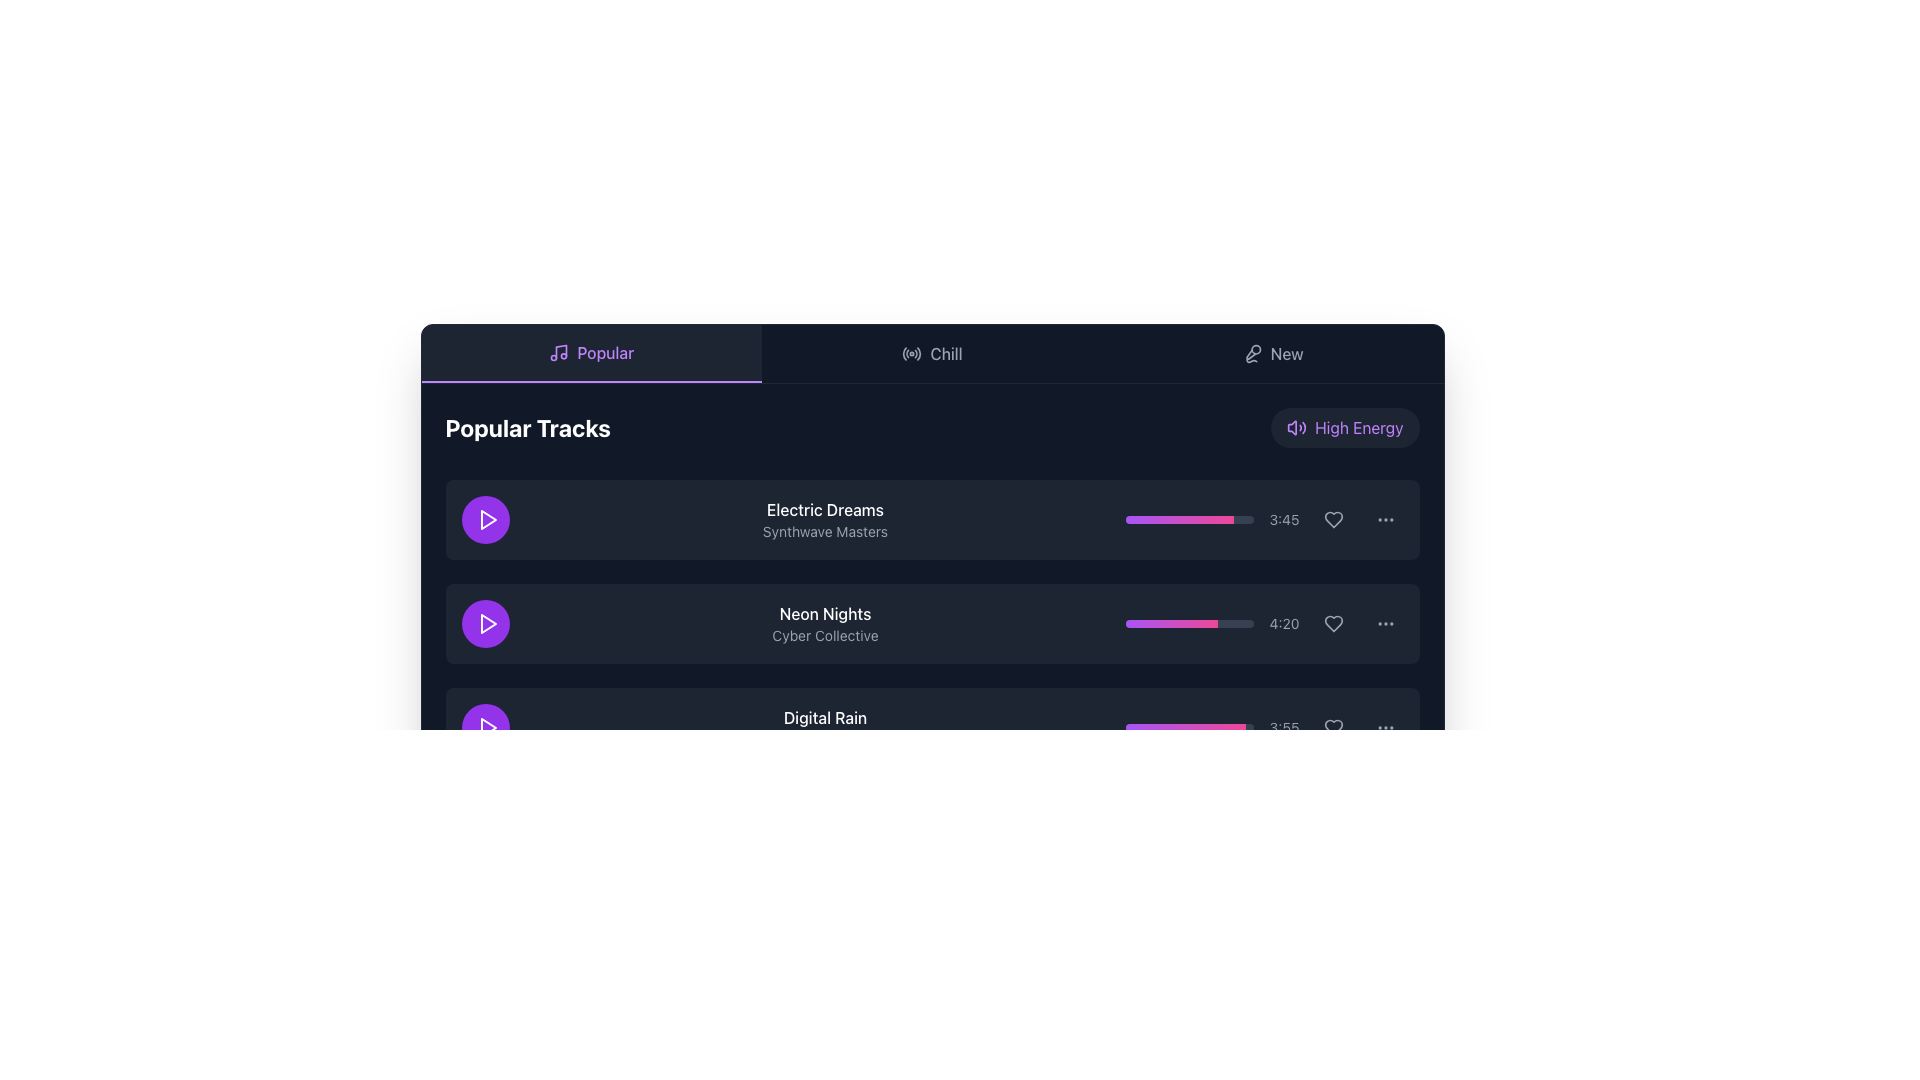 This screenshot has width=1920, height=1080. Describe the element at coordinates (590, 353) in the screenshot. I see `the 'Popular' Selectable Tab Button, which is a rectangular button with a bold purple font and a purple music icon, located at the top bar as the first button in the list of options` at that location.